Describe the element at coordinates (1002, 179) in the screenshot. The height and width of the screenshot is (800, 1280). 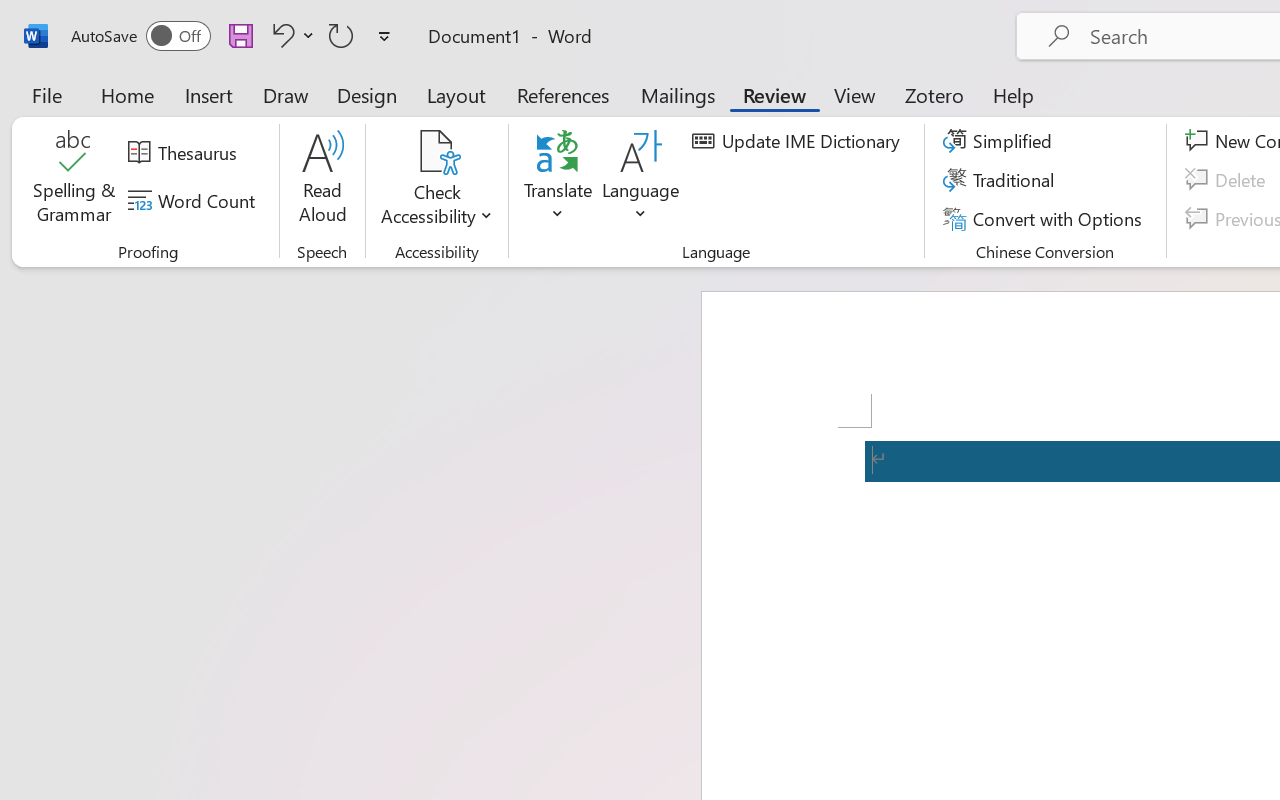
I see `'Traditional'` at that location.